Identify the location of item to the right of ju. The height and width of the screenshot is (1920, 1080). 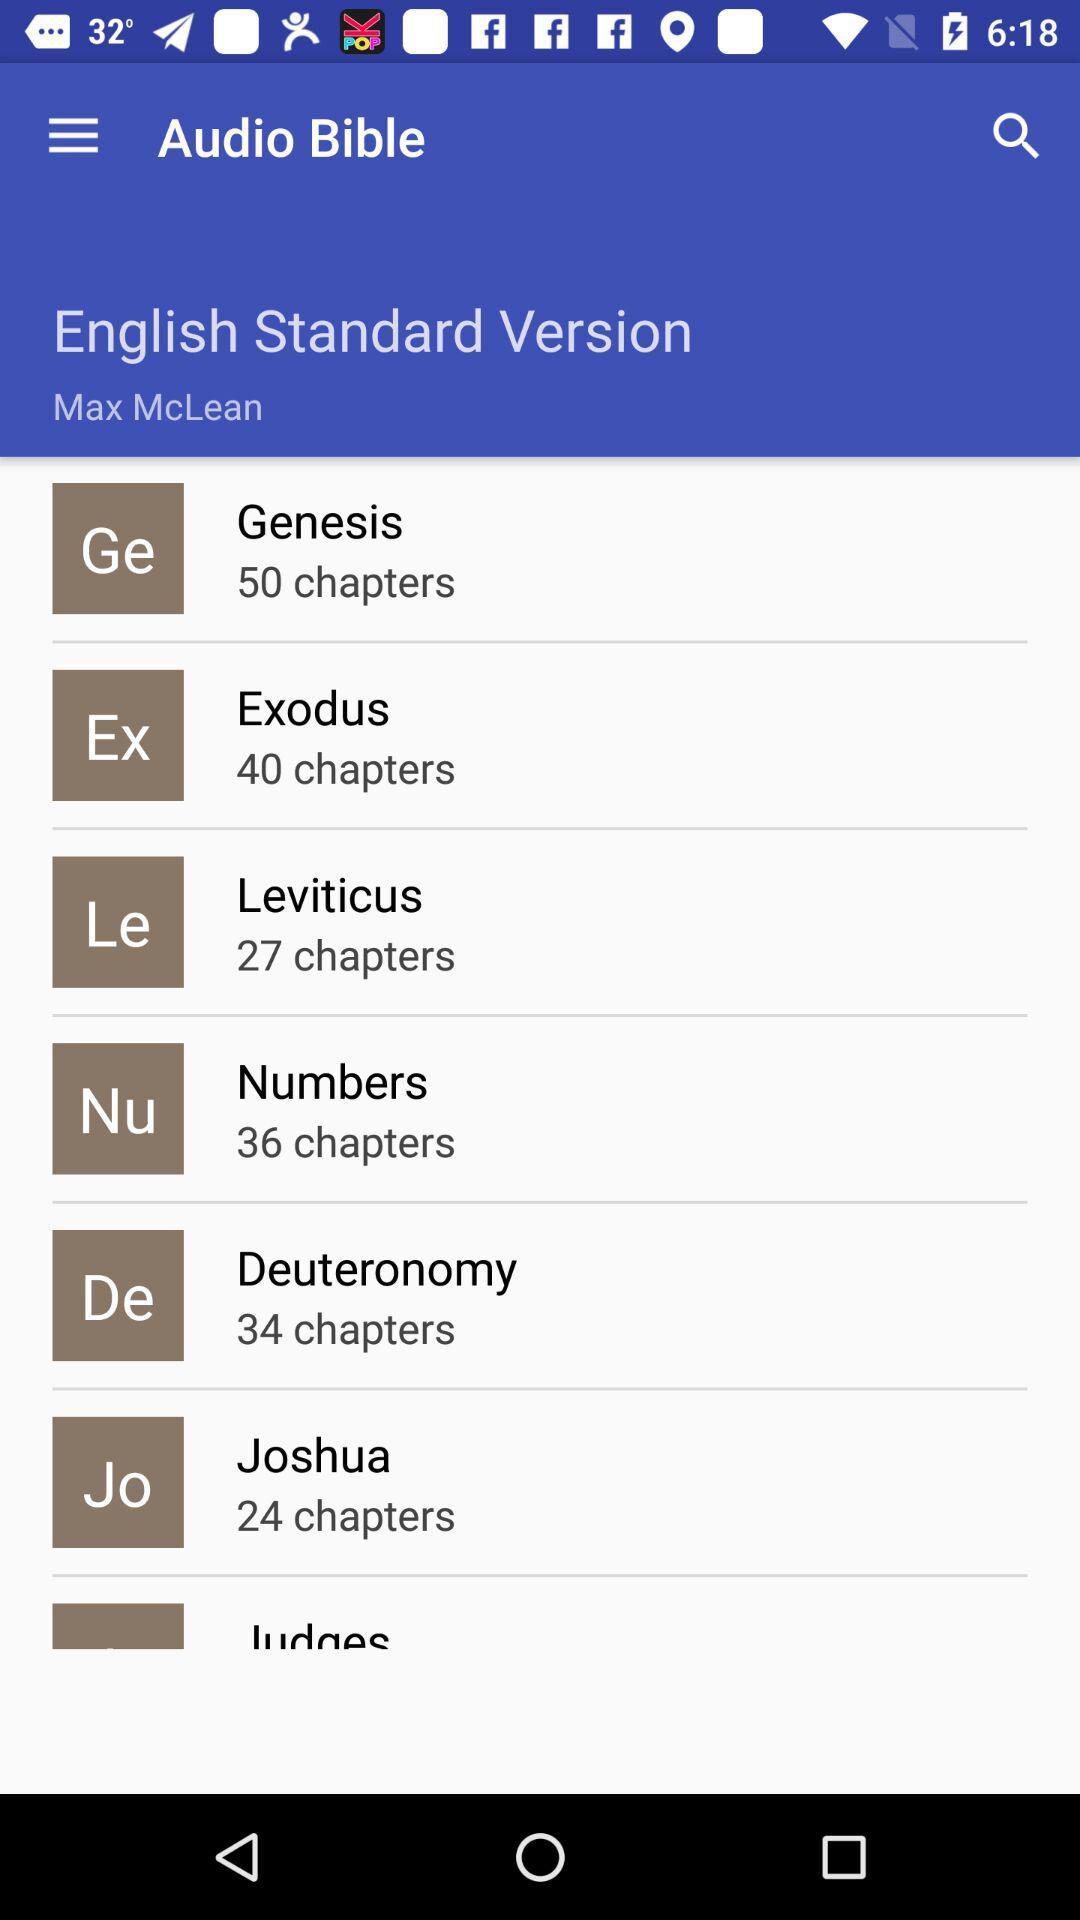
(631, 1628).